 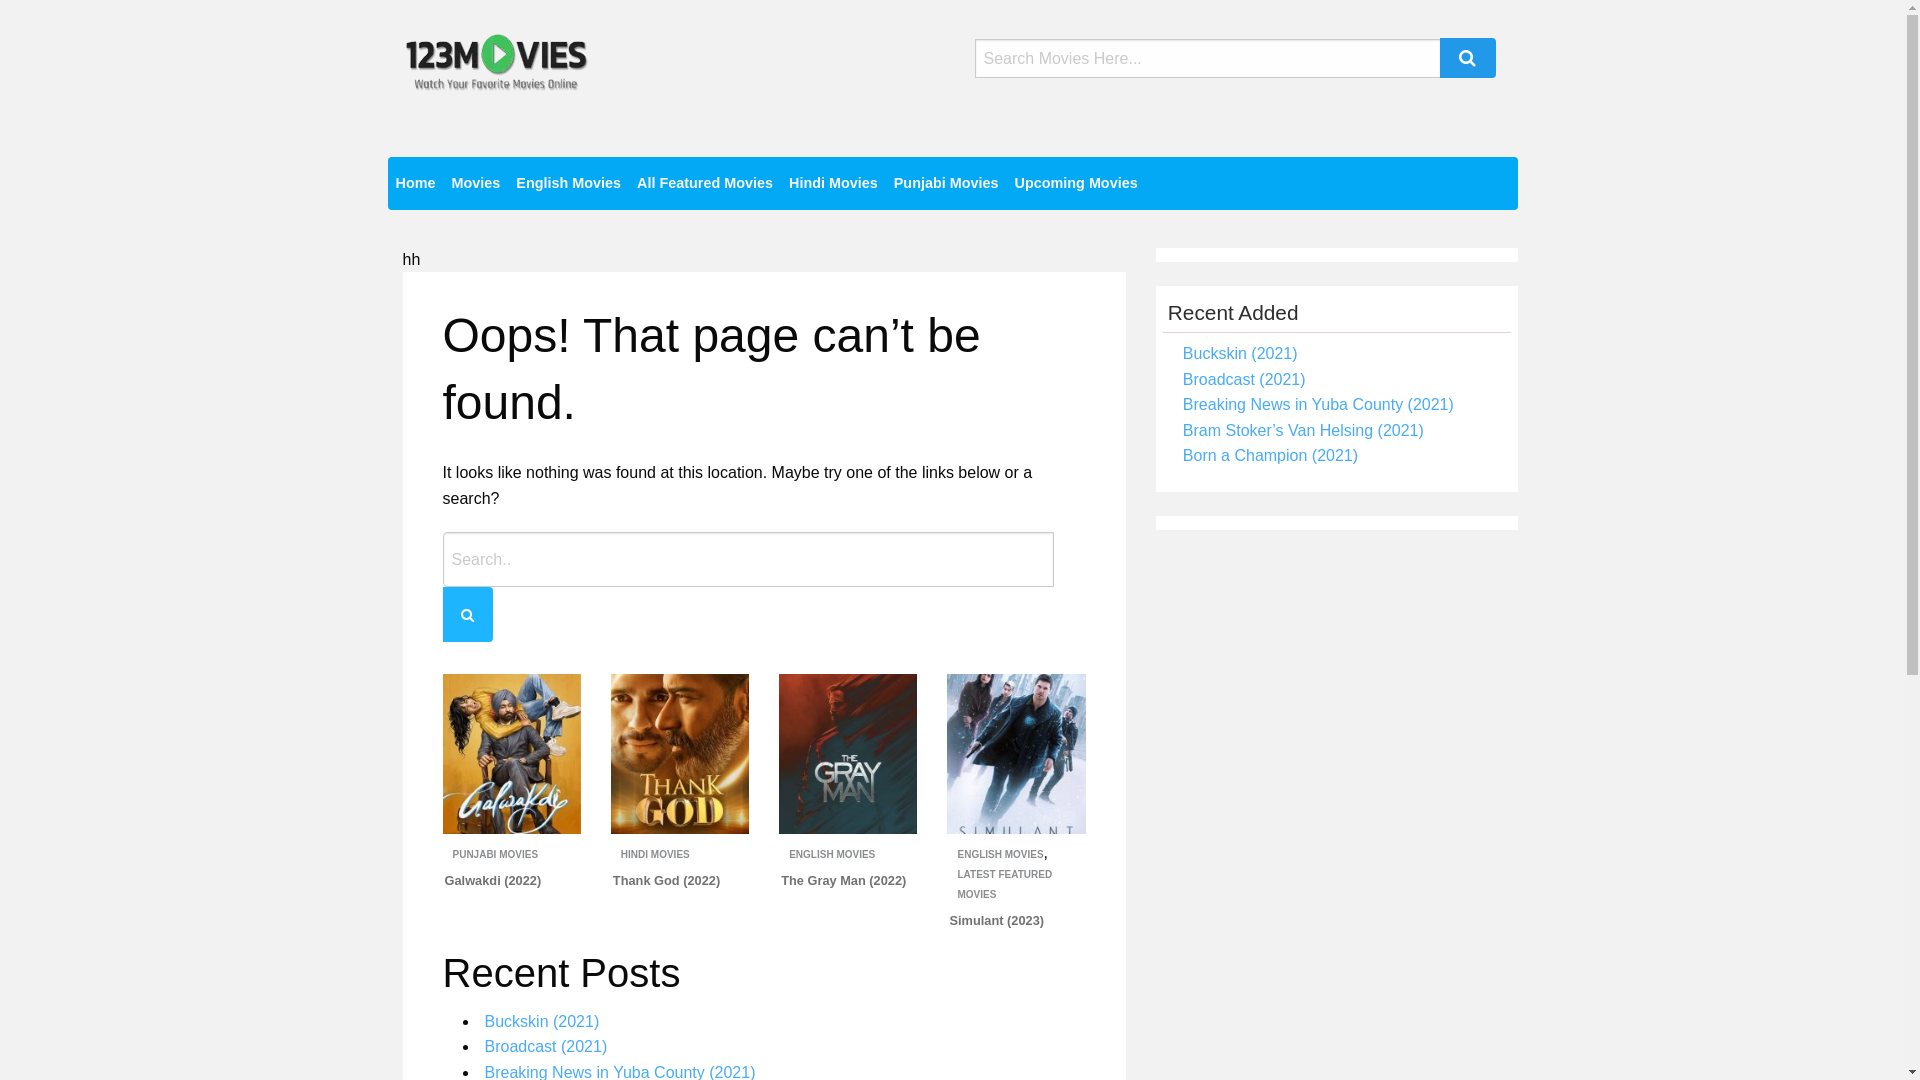 I want to click on 'Born a Champion (2021)', so click(x=1269, y=455).